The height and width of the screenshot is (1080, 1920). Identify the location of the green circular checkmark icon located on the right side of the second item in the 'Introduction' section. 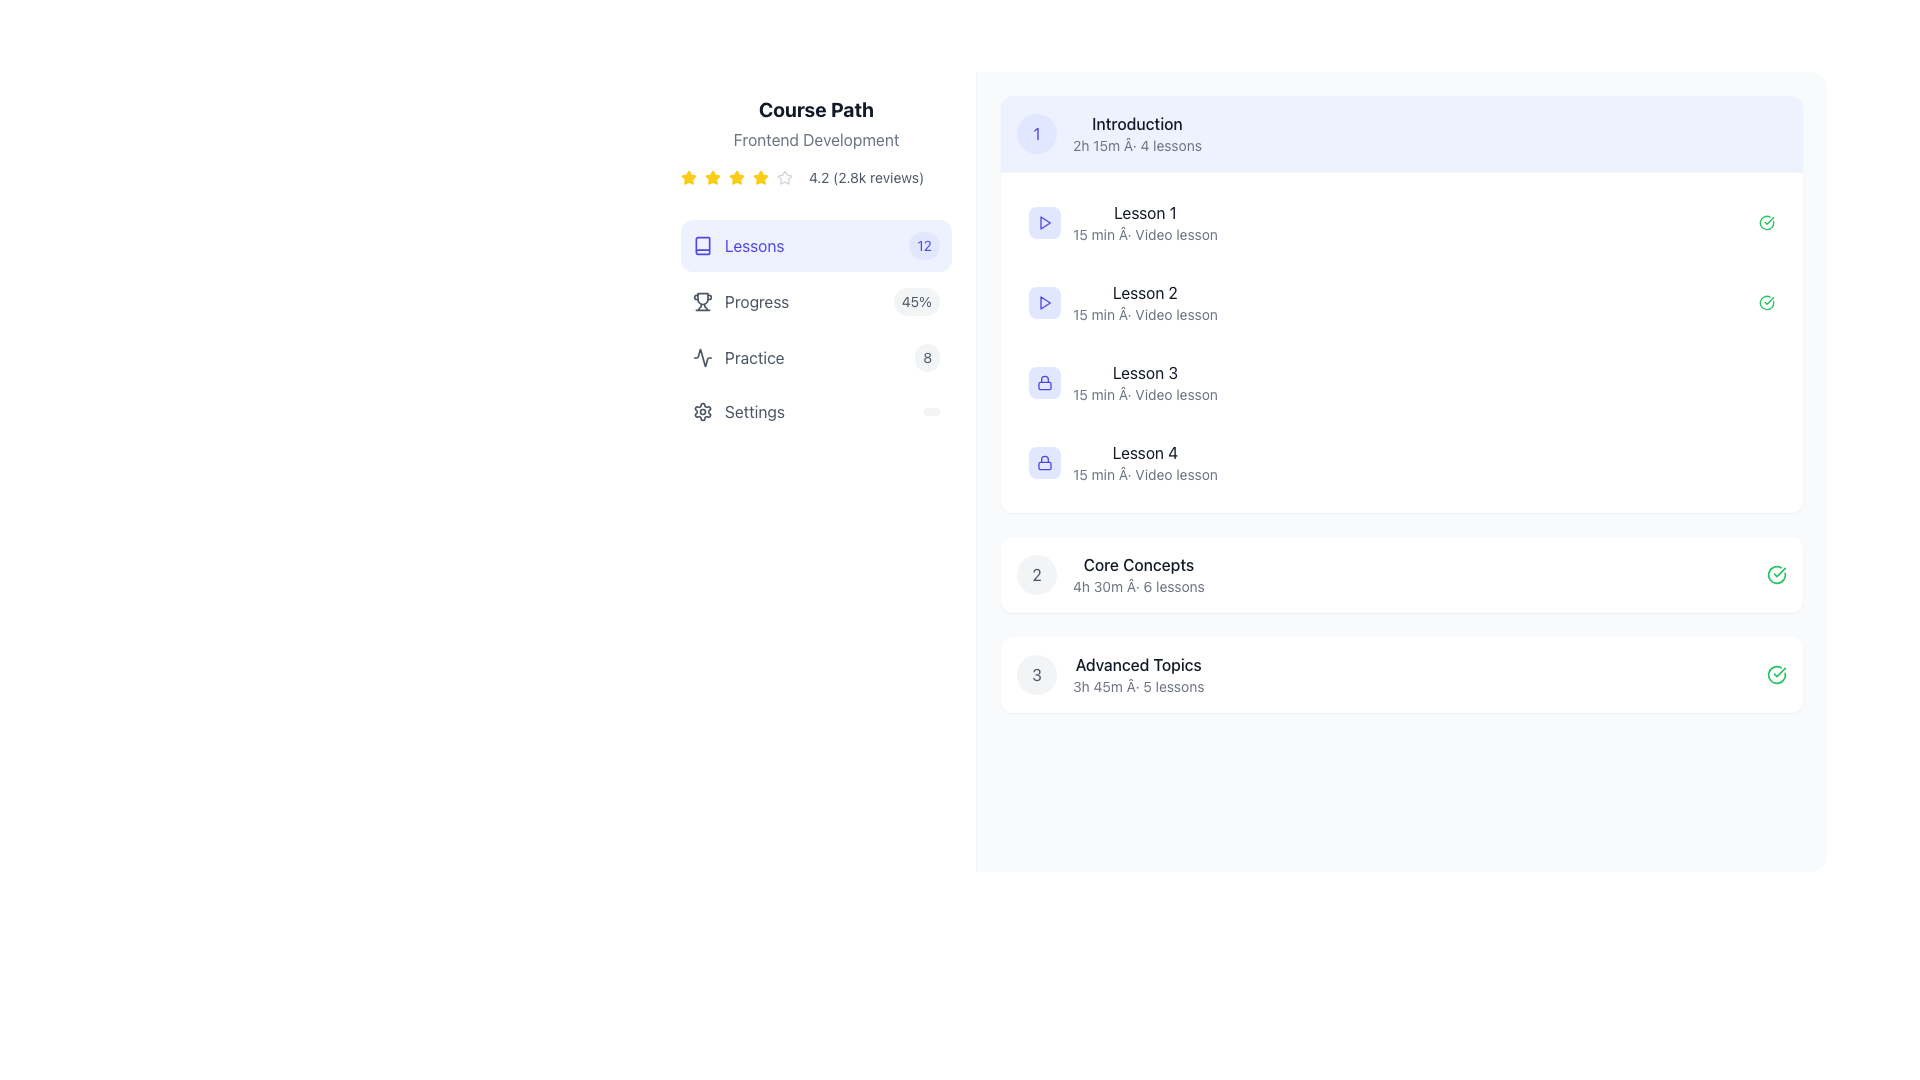
(1766, 303).